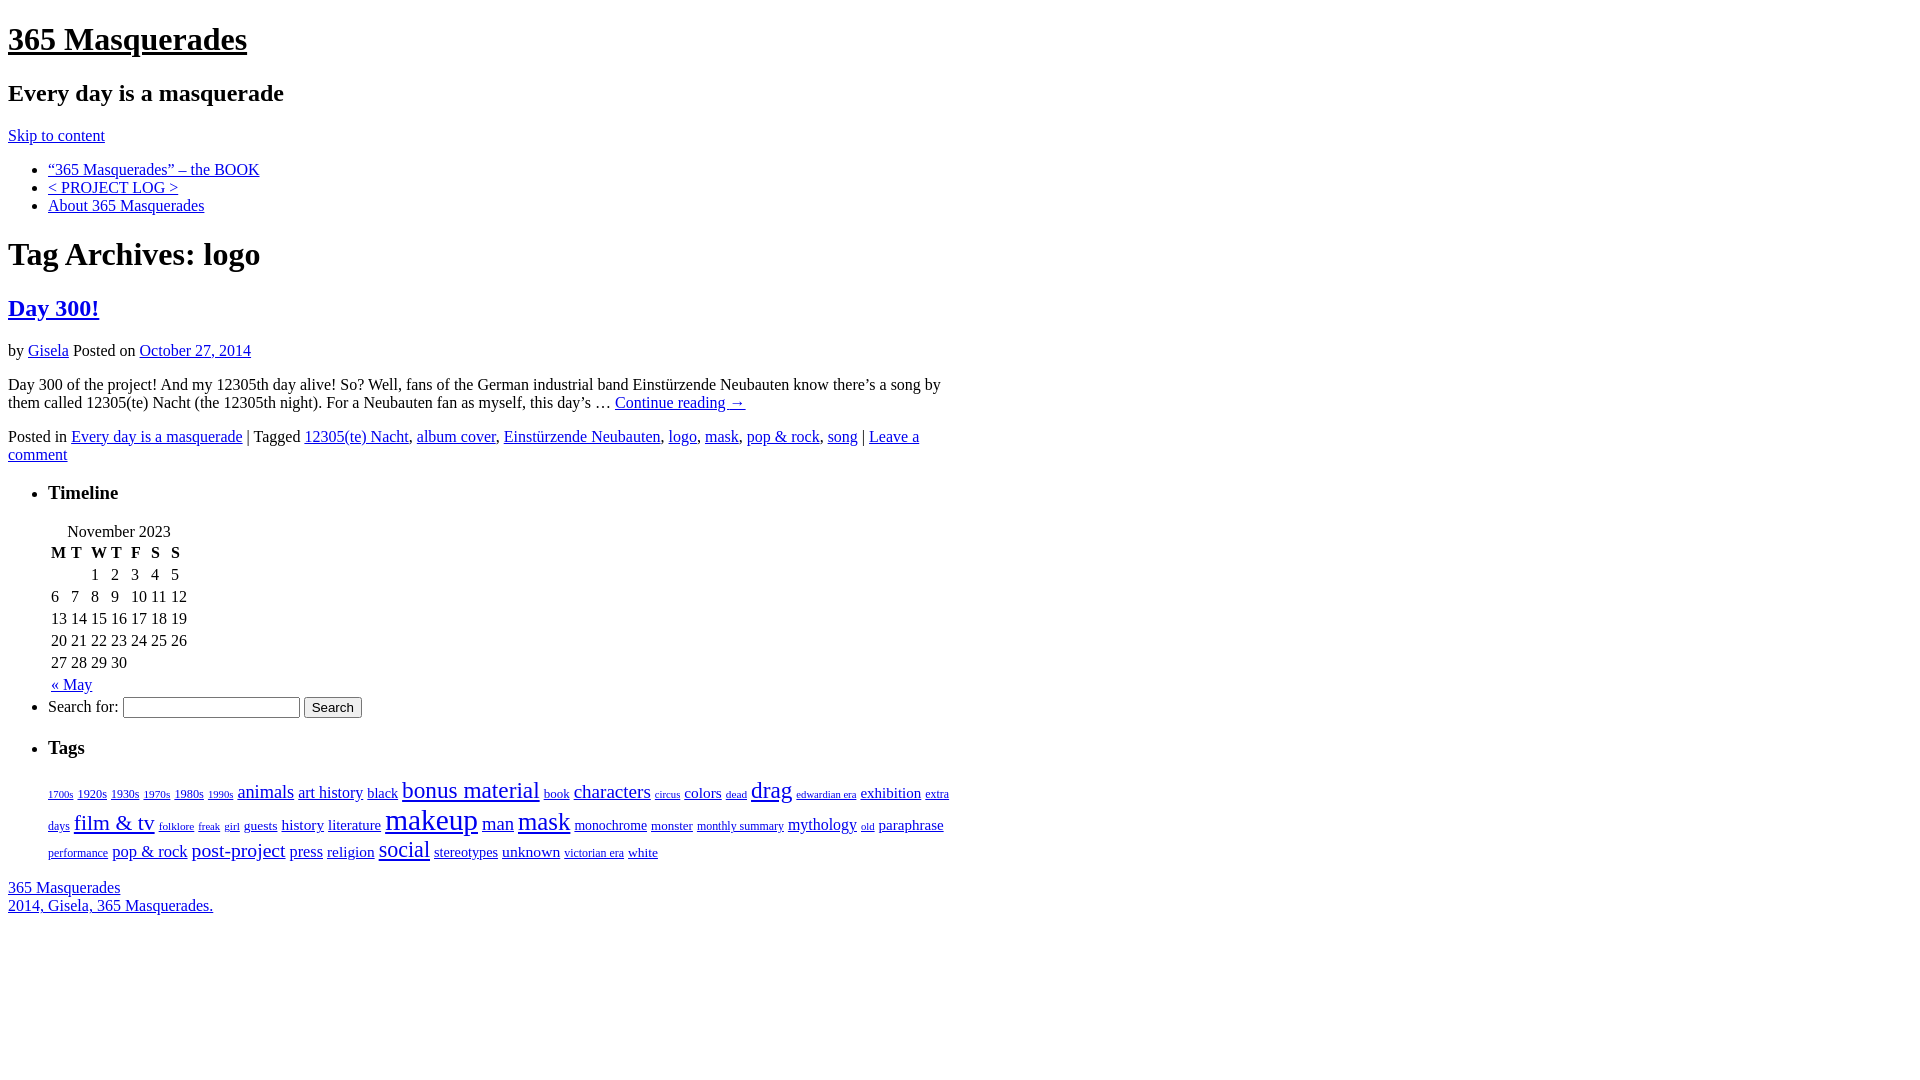 This screenshot has width=1920, height=1080. What do you see at coordinates (209, 826) in the screenshot?
I see `'freak'` at bounding box center [209, 826].